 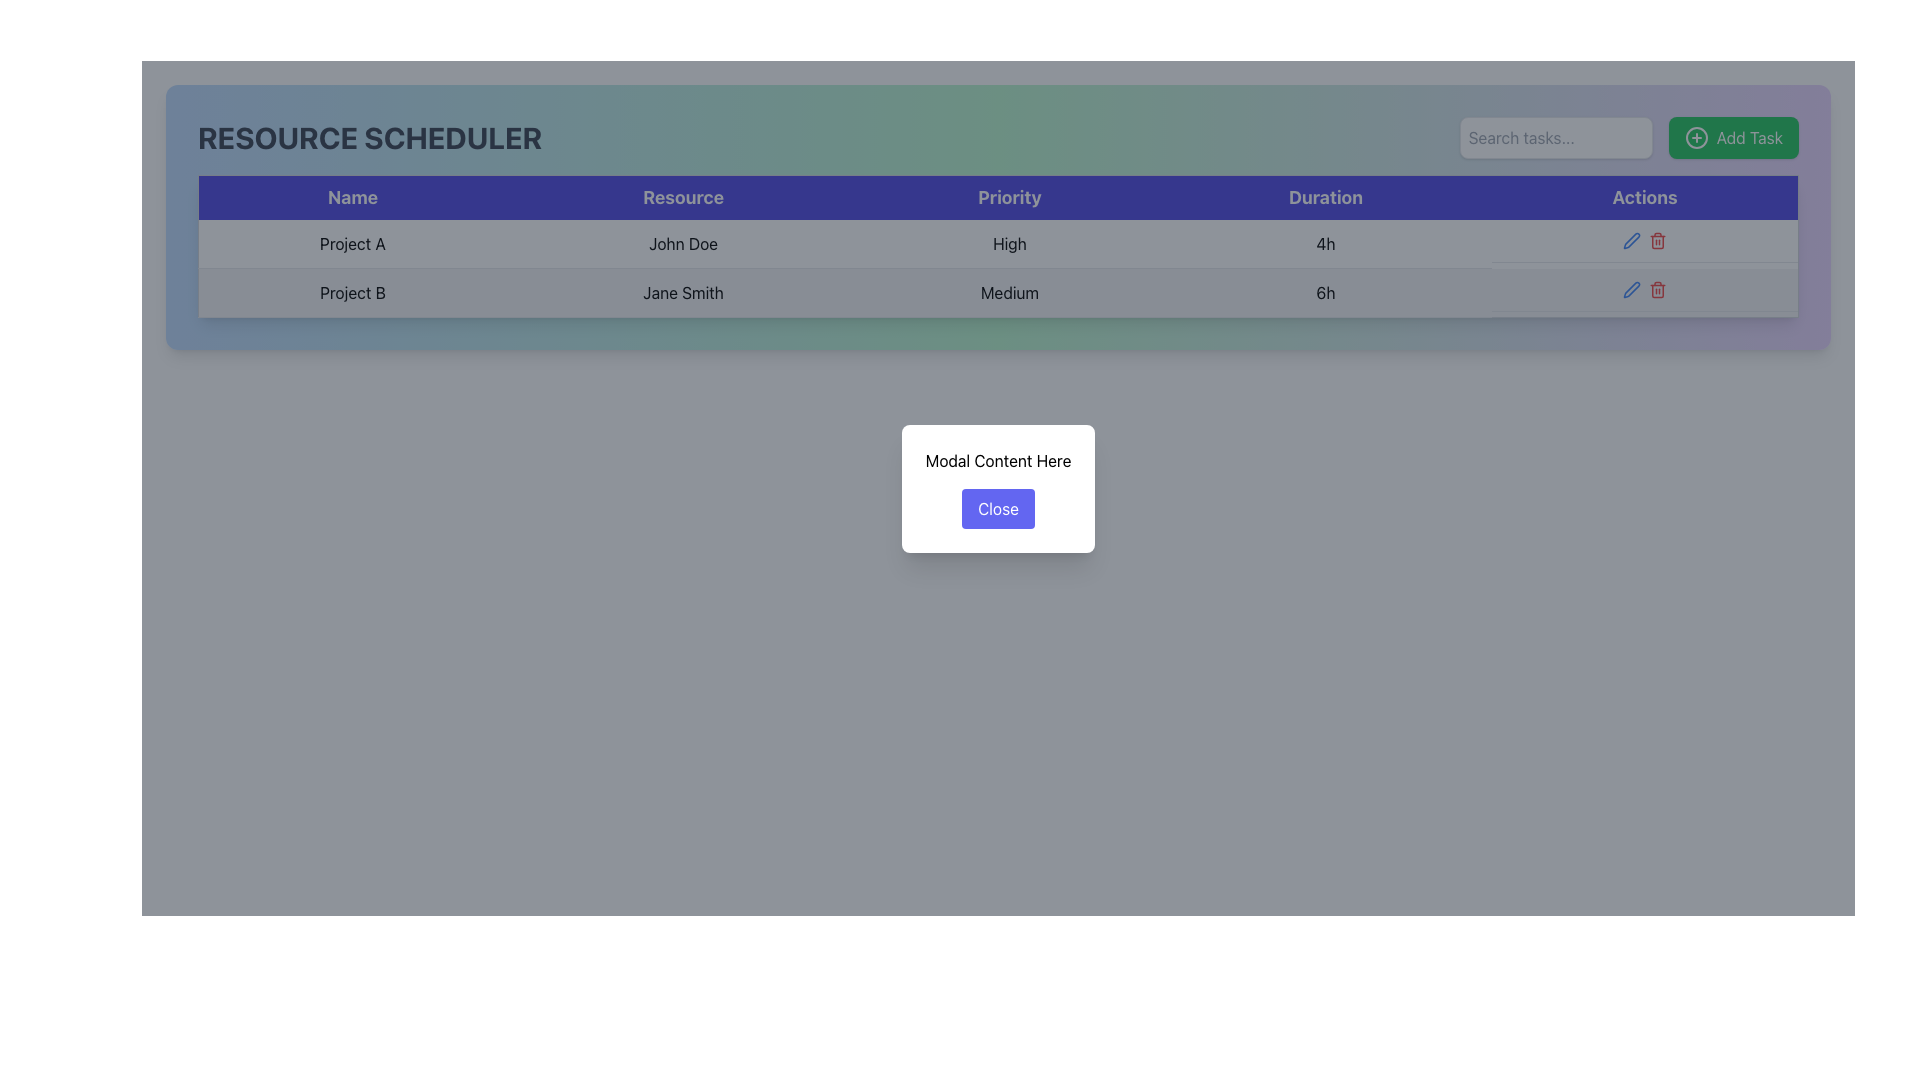 What do you see at coordinates (1732, 137) in the screenshot?
I see `the green 'Add Task' button with a white plus icon located at the top-right corner of the panel to trigger the tooltip or animation` at bounding box center [1732, 137].